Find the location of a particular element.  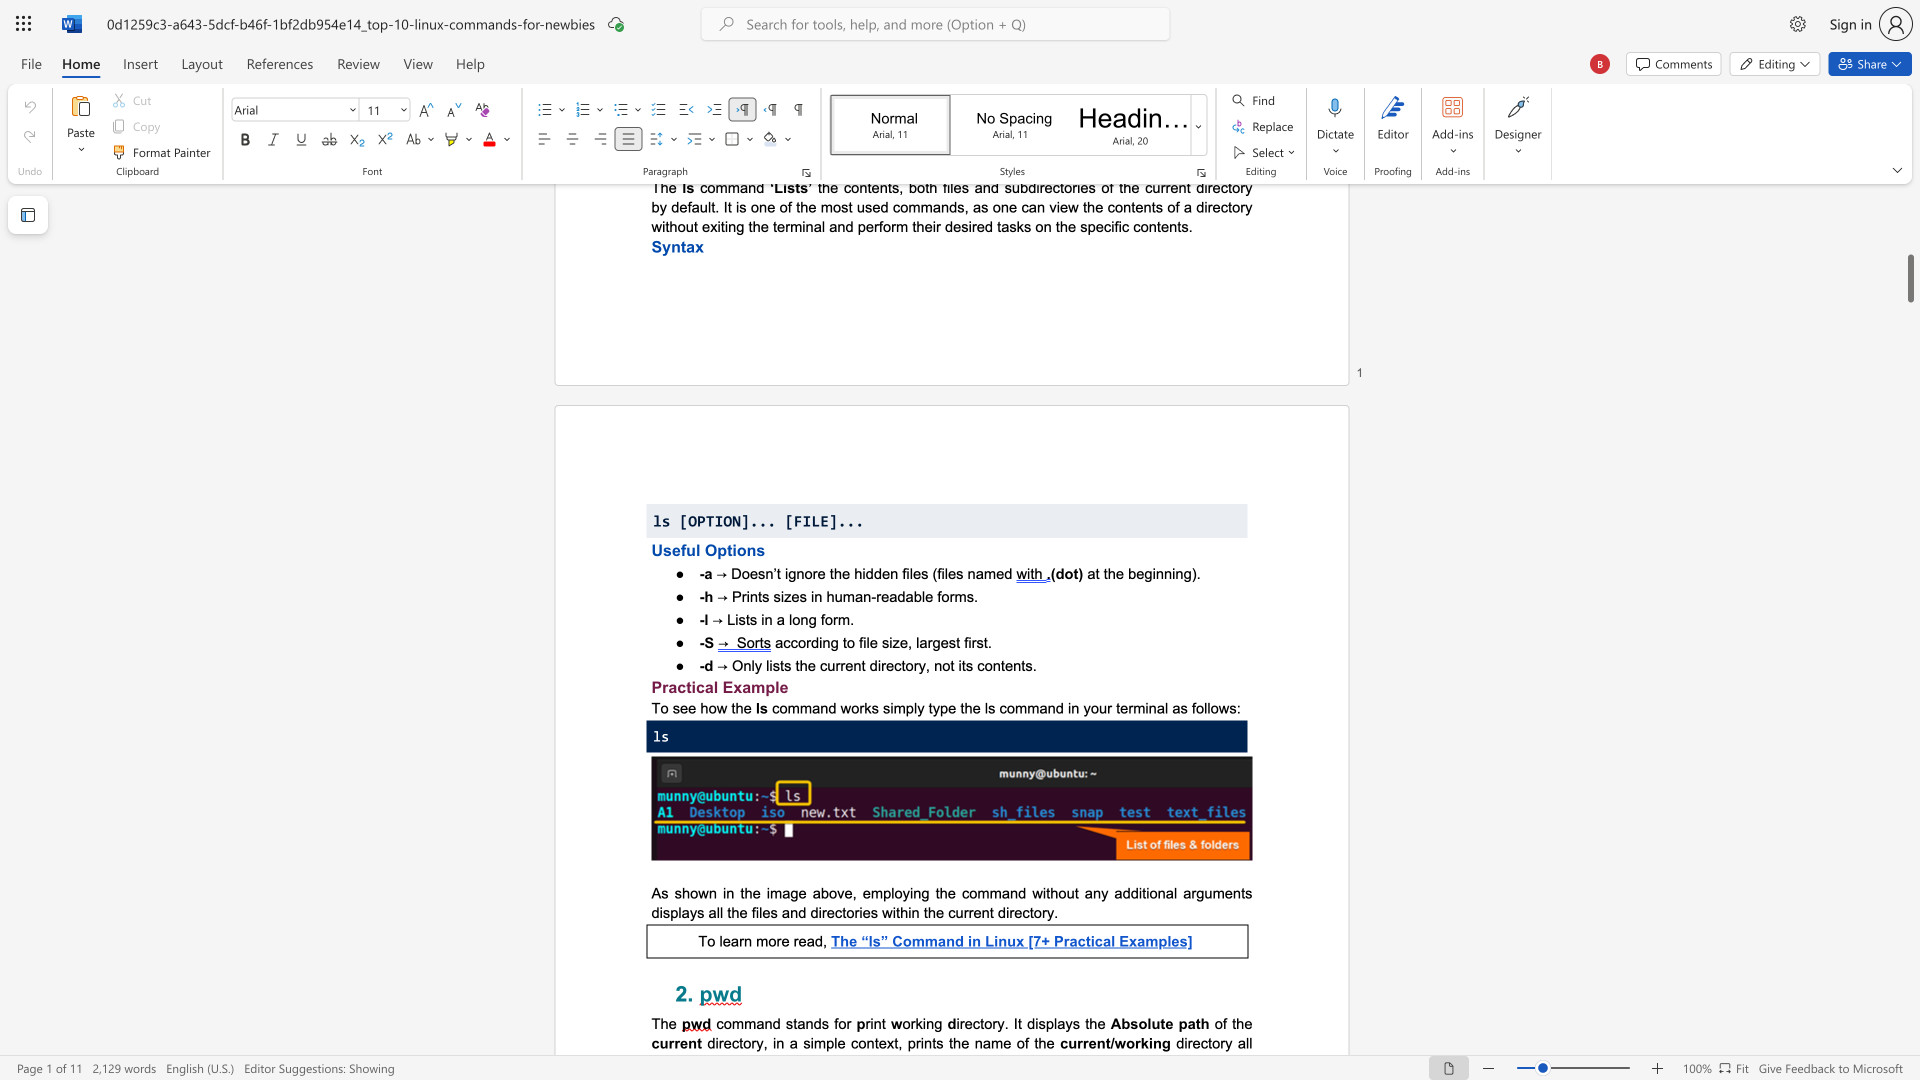

the subset text "s for" within the text "command stands for" is located at coordinates (821, 1023).